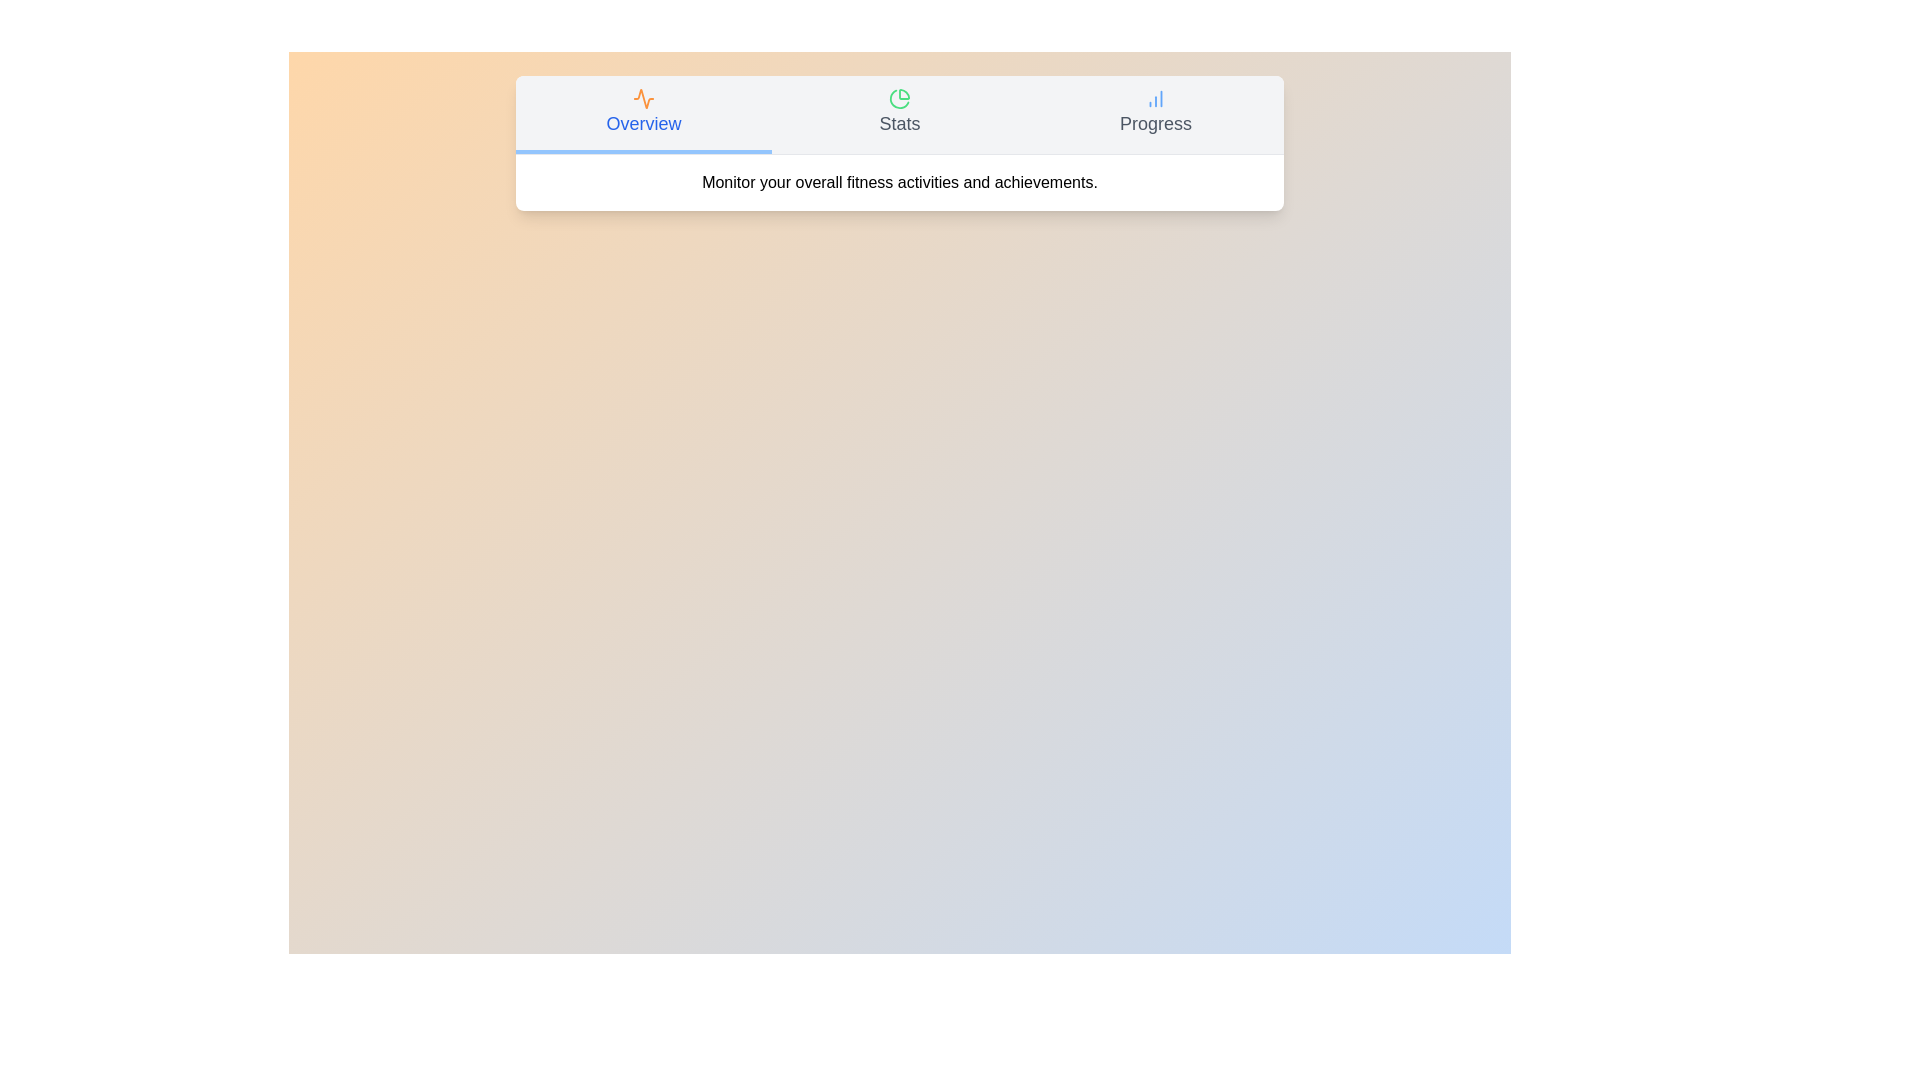 This screenshot has width=1920, height=1080. Describe the element at coordinates (899, 115) in the screenshot. I see `the Stats tab to view its content` at that location.